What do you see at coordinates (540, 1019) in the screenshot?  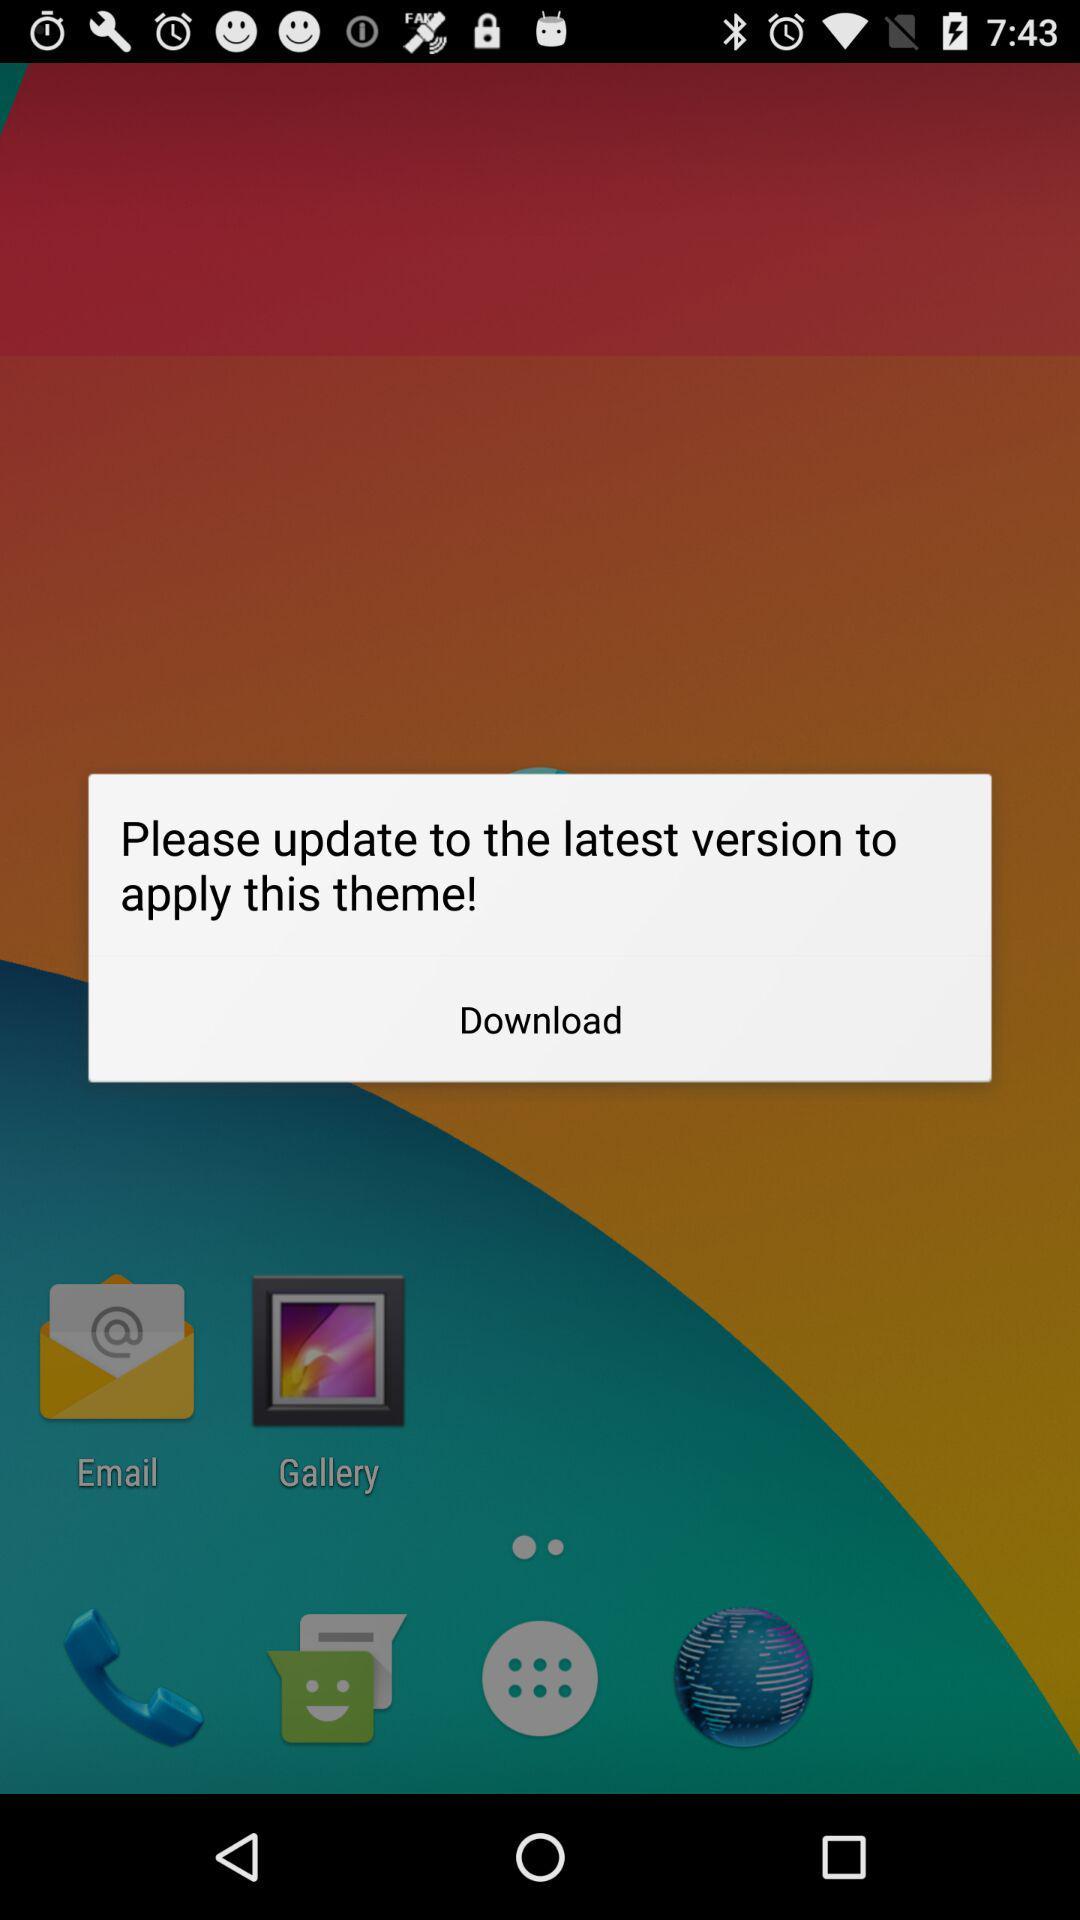 I see `download item` at bounding box center [540, 1019].